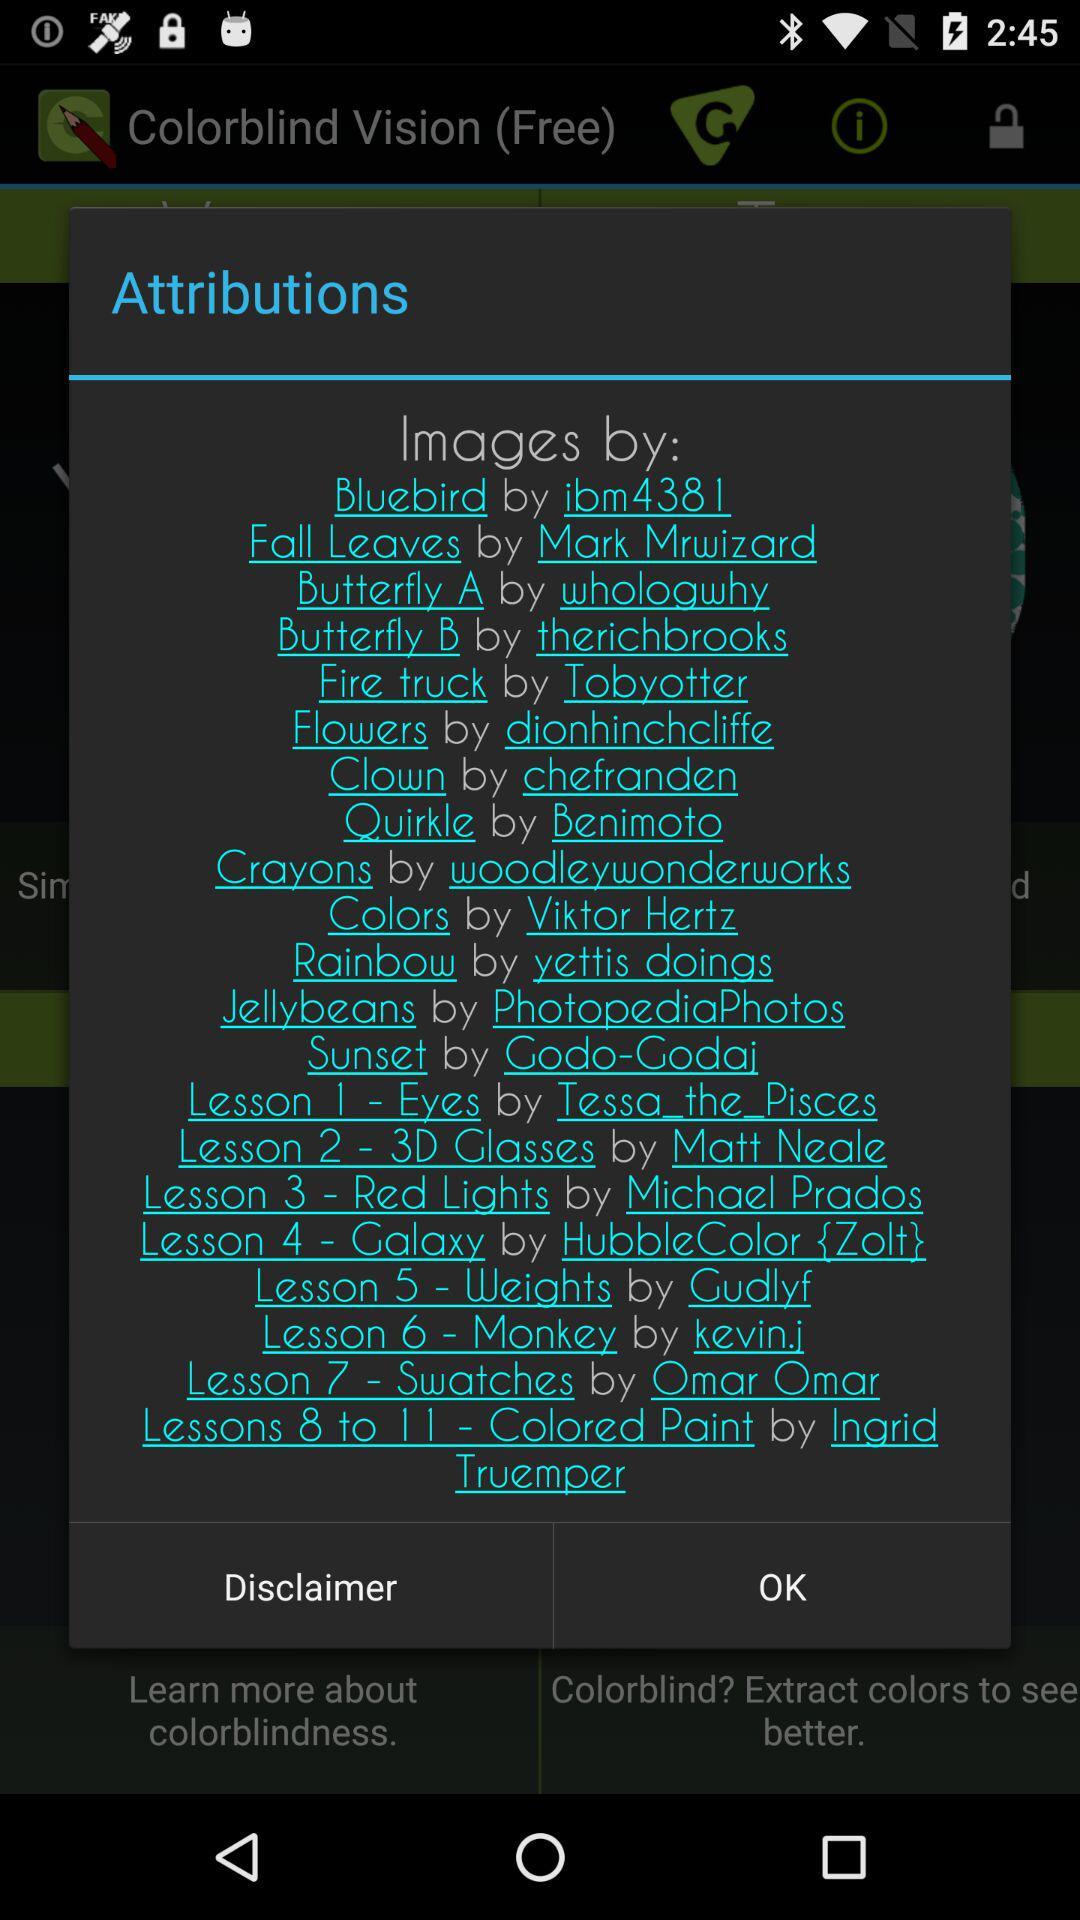 Image resolution: width=1080 pixels, height=1920 pixels. I want to click on item at the bottom right corner, so click(781, 1585).